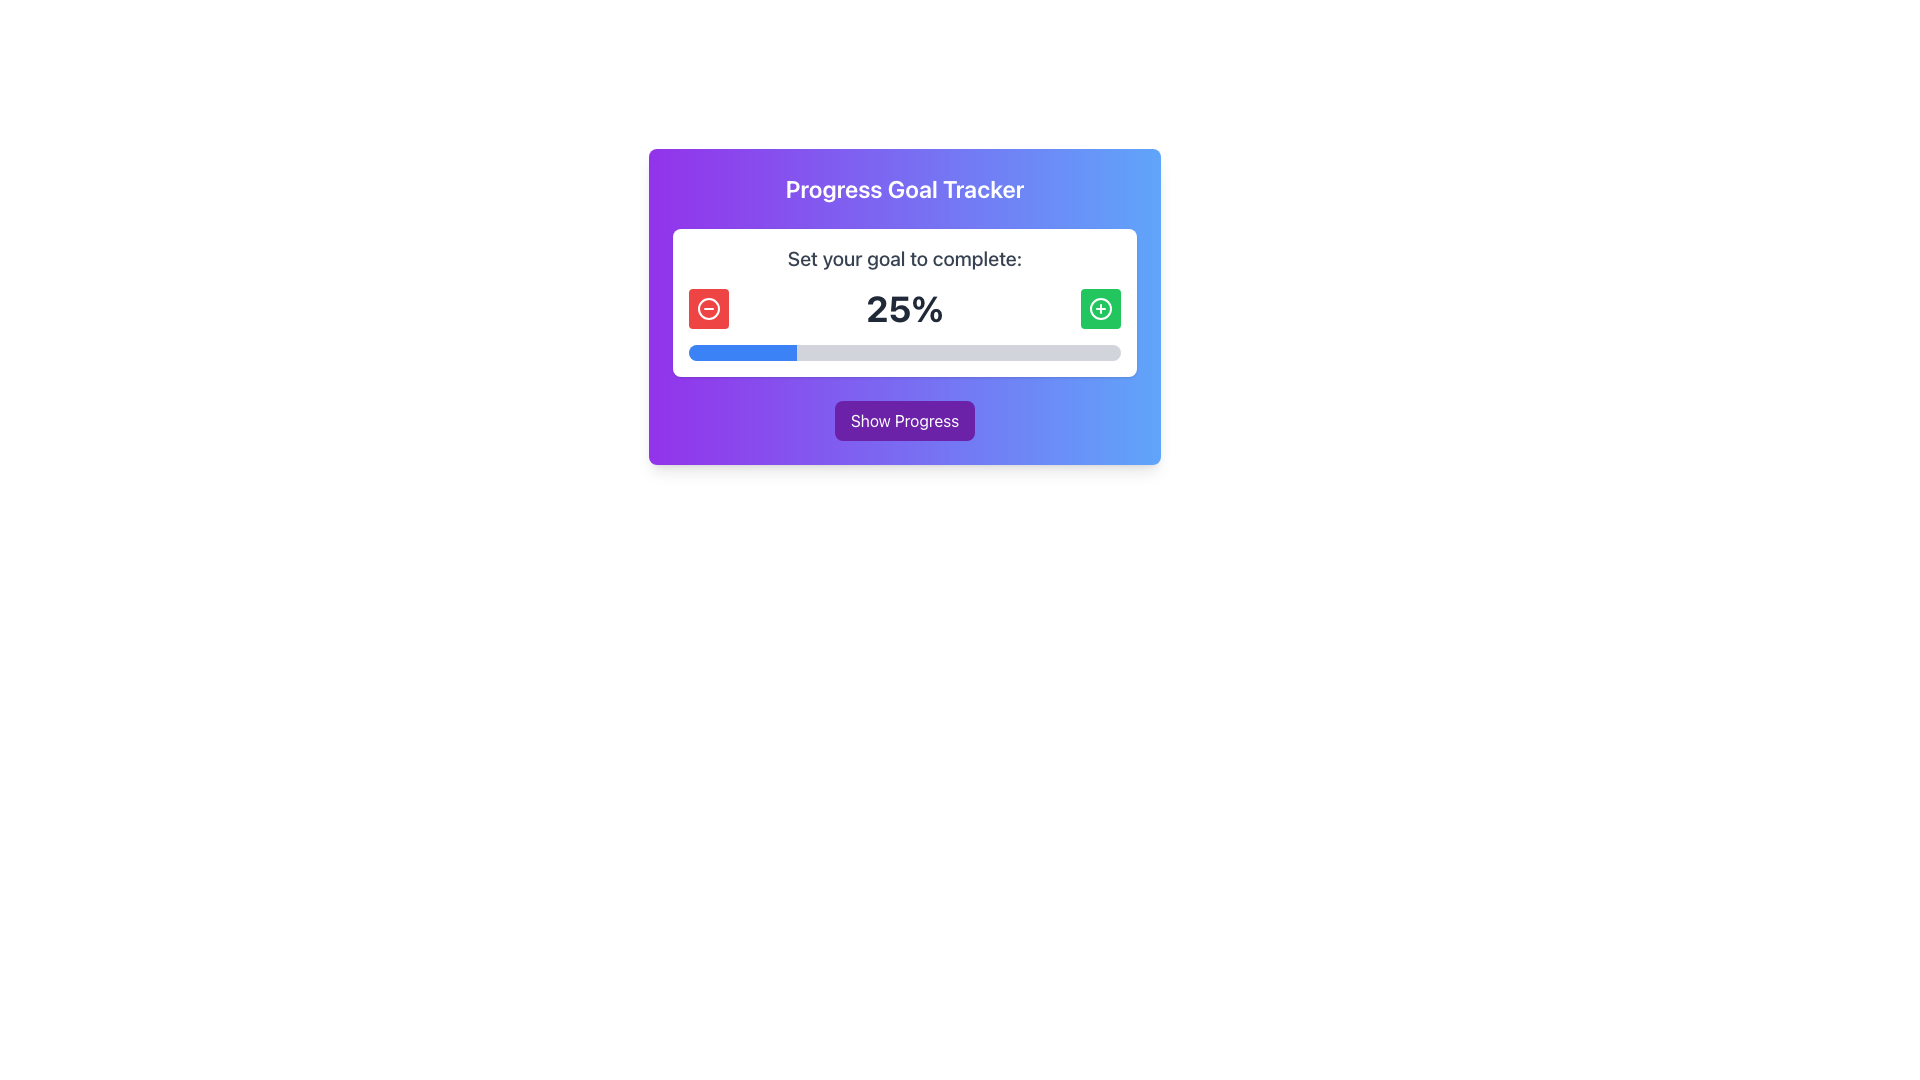  What do you see at coordinates (904, 419) in the screenshot?
I see `the button located at the bottom of the modal card with a gradient purple-blue background` at bounding box center [904, 419].